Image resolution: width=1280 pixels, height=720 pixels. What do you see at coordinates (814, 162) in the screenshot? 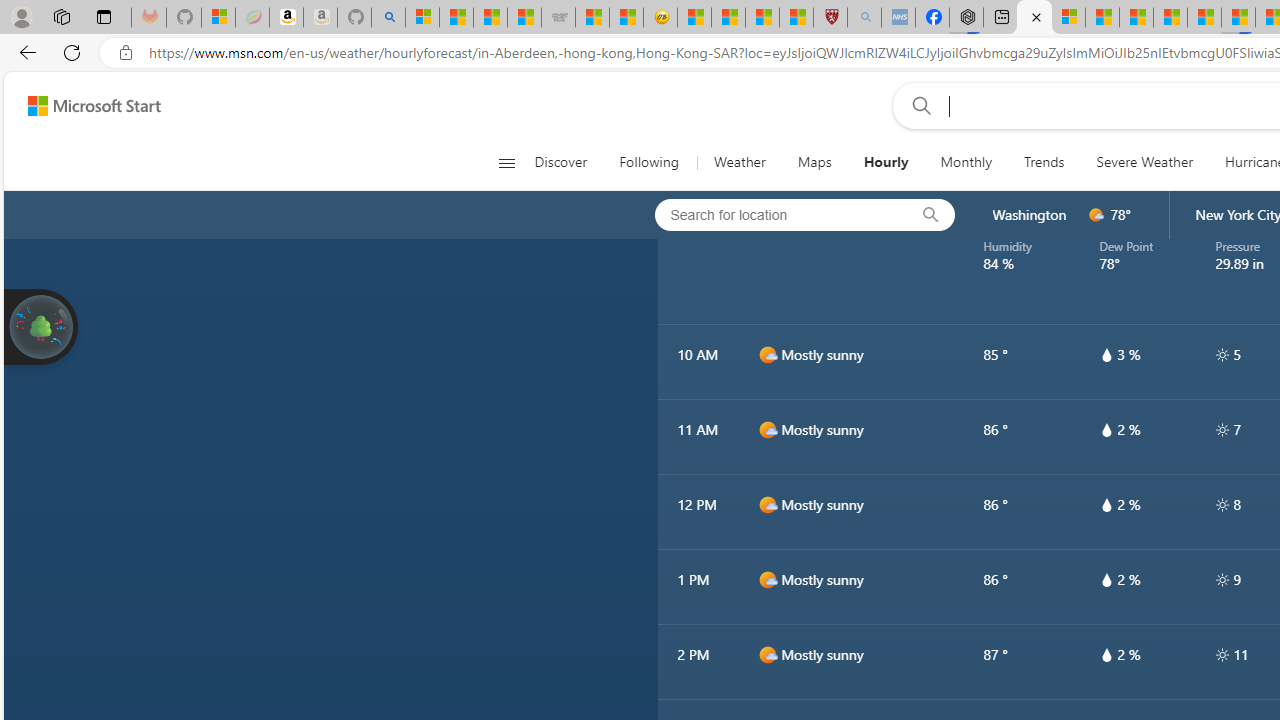
I see `'Maps'` at bounding box center [814, 162].